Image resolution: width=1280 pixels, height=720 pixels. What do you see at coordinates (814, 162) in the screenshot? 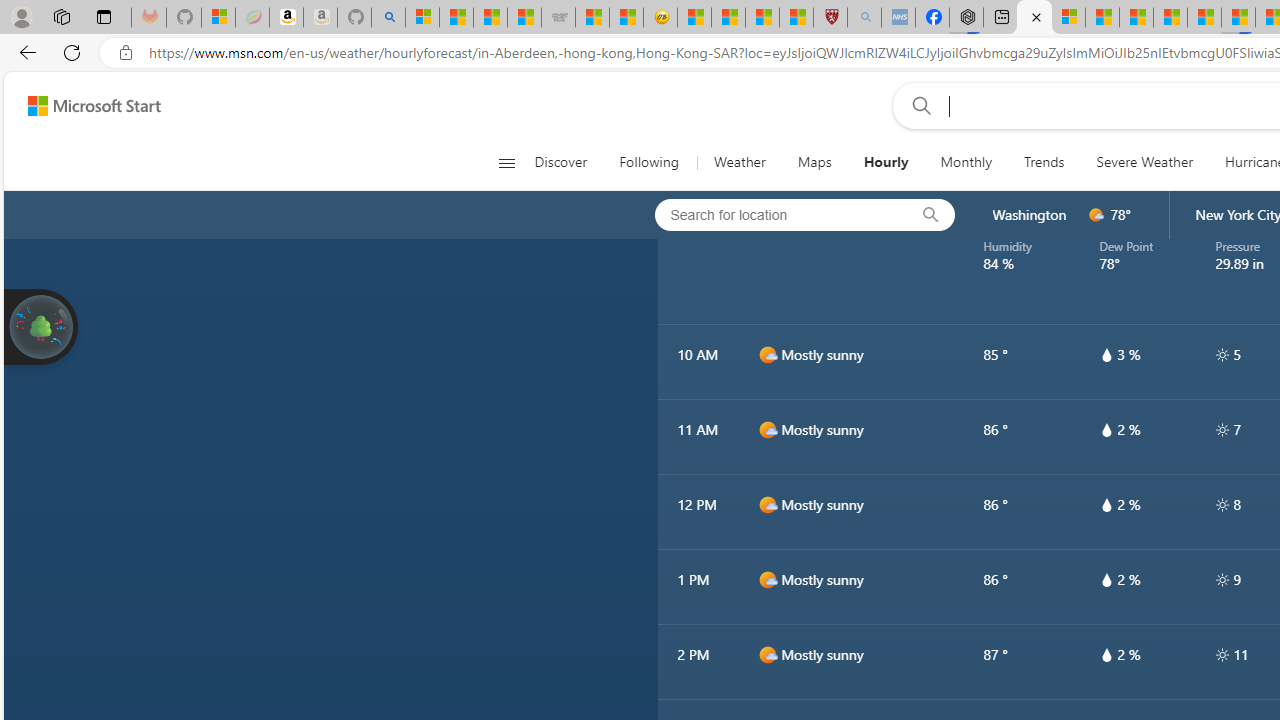
I see `'Maps'` at bounding box center [814, 162].